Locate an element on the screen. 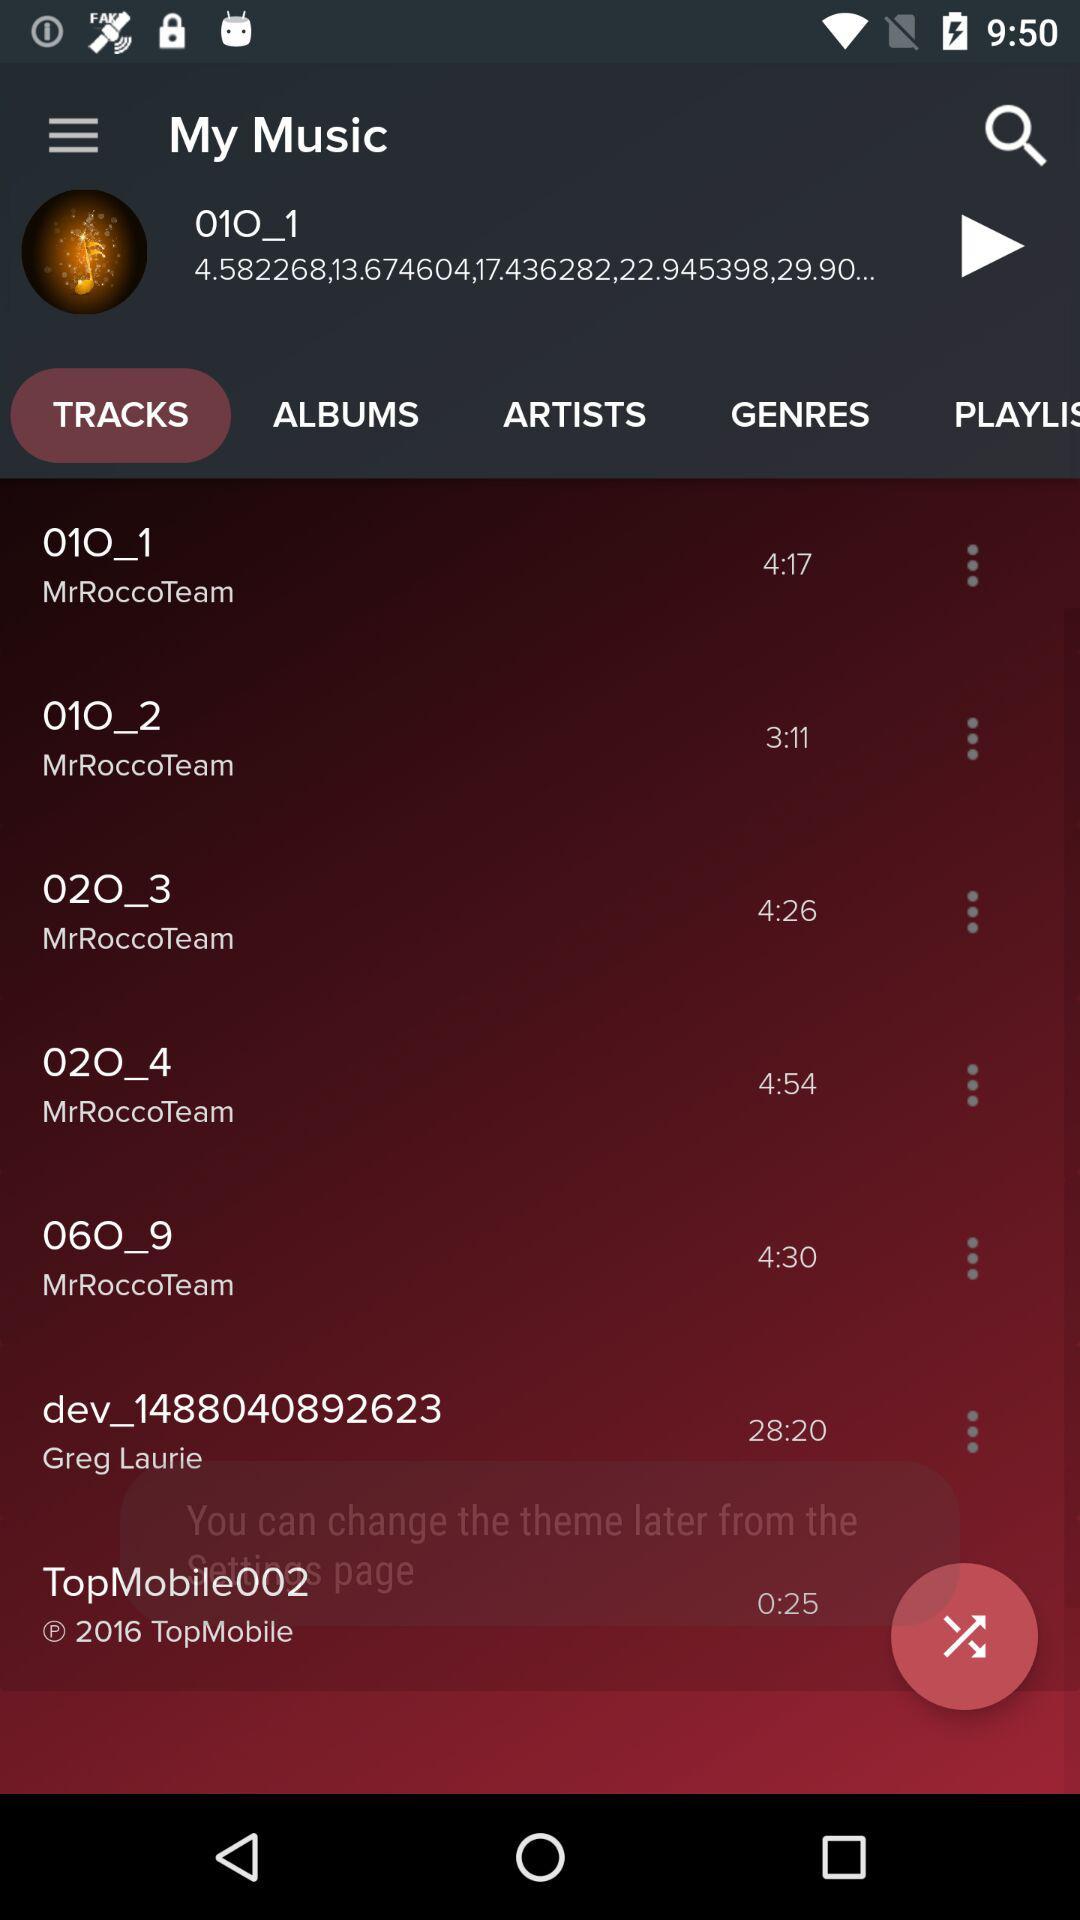 Image resolution: width=1080 pixels, height=1920 pixels. playlist is located at coordinates (971, 1430).